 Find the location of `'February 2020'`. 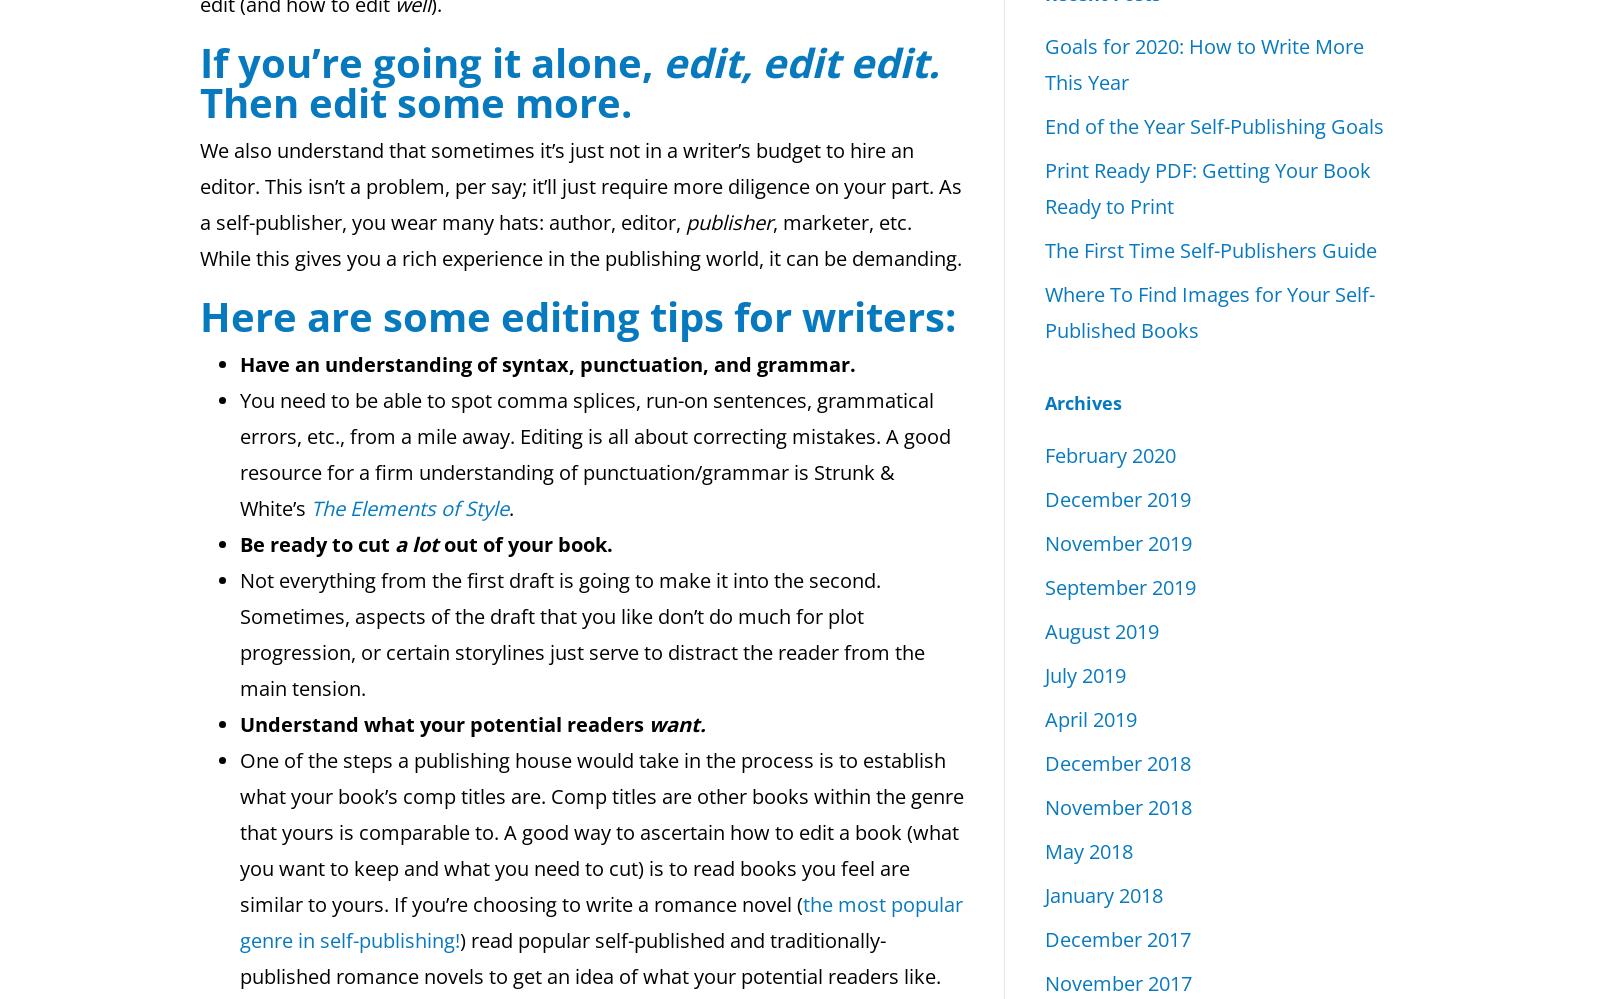

'February 2020' is located at coordinates (1044, 454).